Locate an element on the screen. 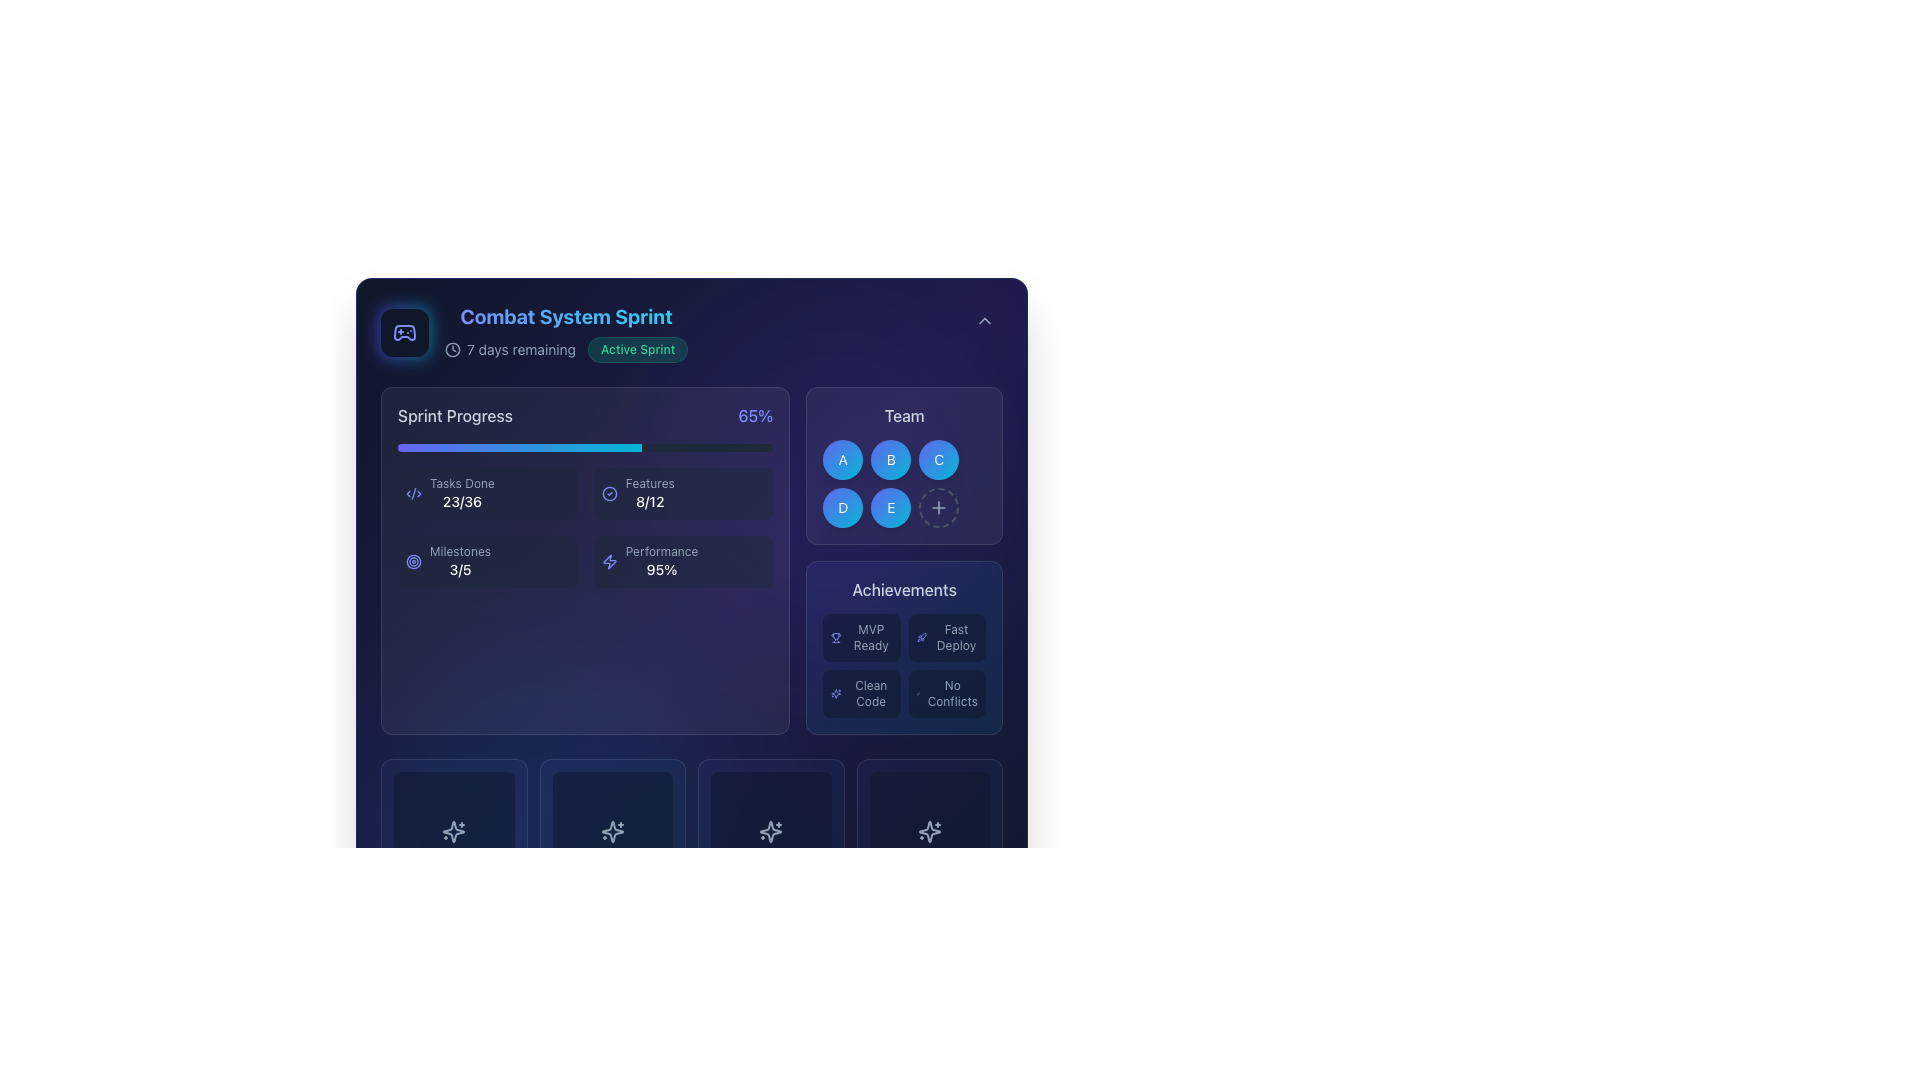  the 'No Conflicts' informational button, which is a rectangular button with rounded corners, dark blue background, light text, an icon resembling a branch, located in the Achievements section of the interface is located at coordinates (945, 693).